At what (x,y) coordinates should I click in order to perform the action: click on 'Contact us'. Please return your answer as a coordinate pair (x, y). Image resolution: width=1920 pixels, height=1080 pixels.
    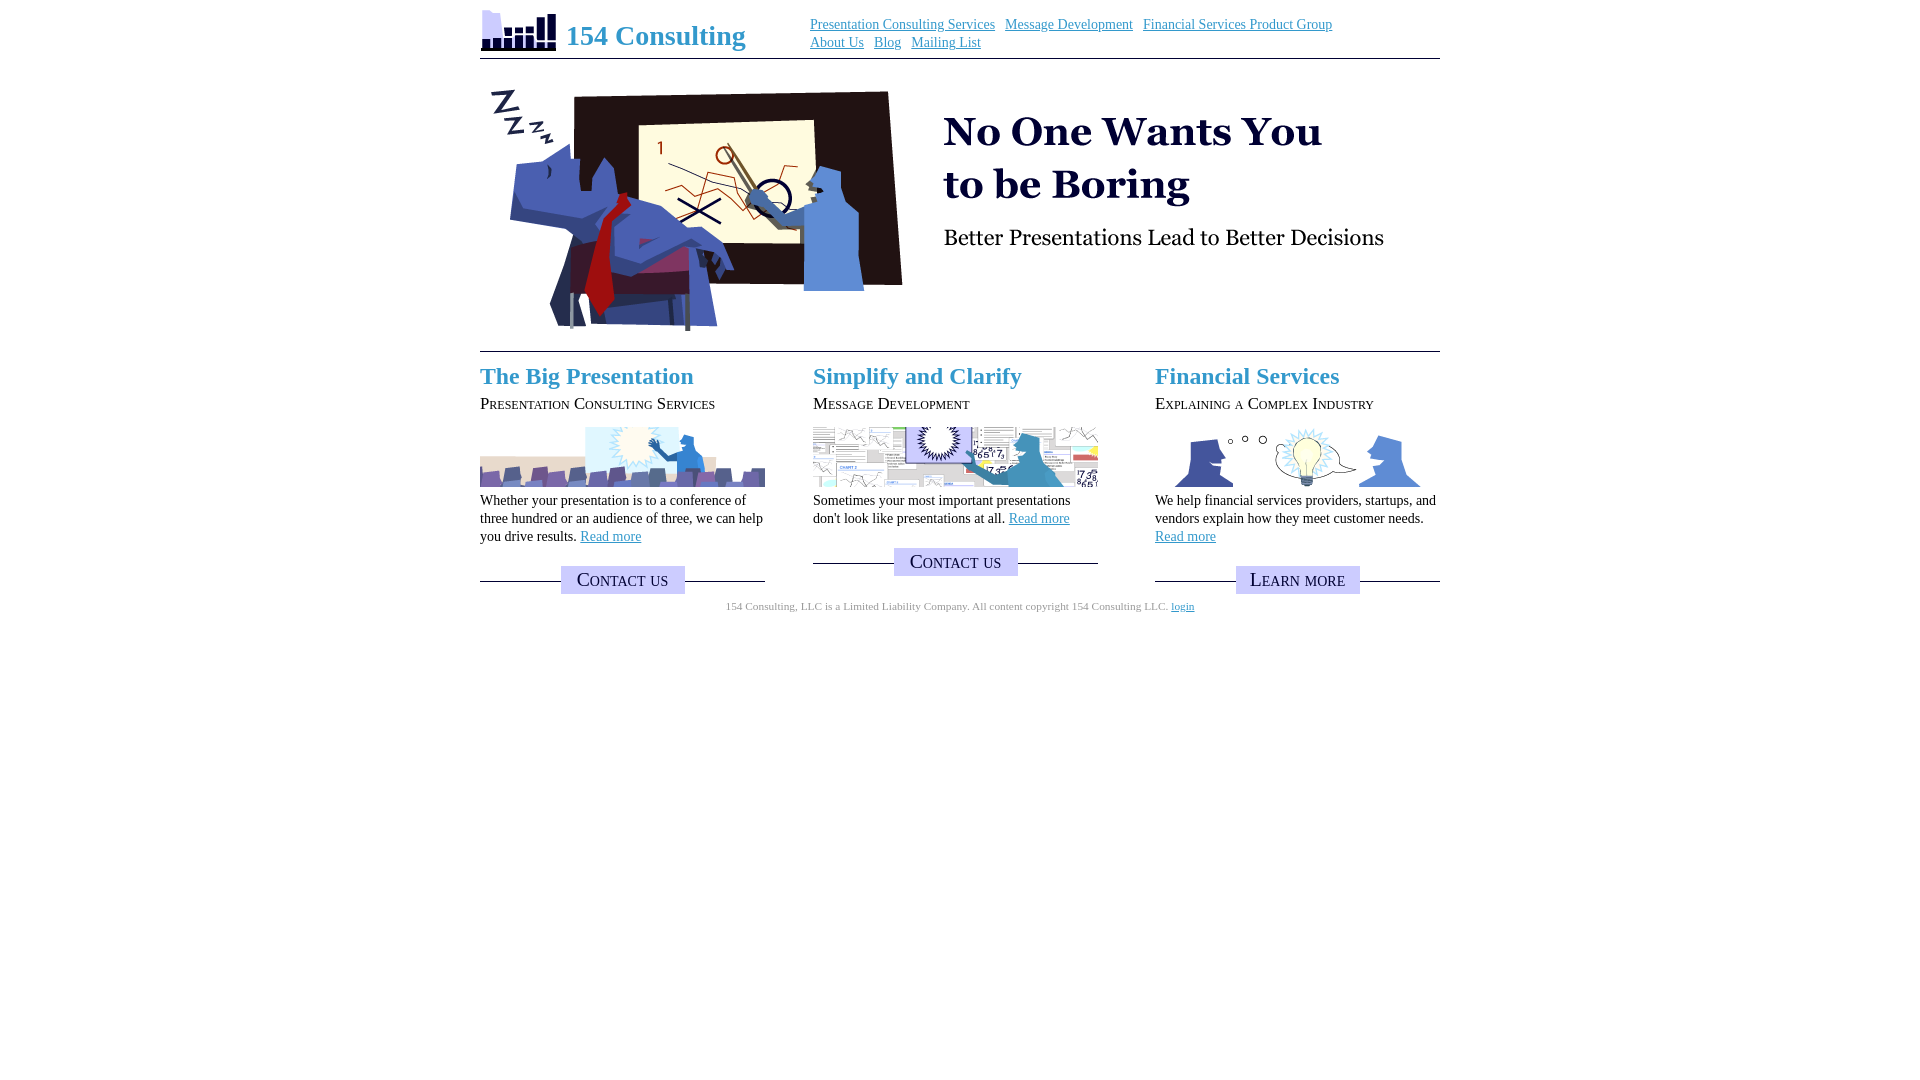
    Looking at the image, I should click on (621, 579).